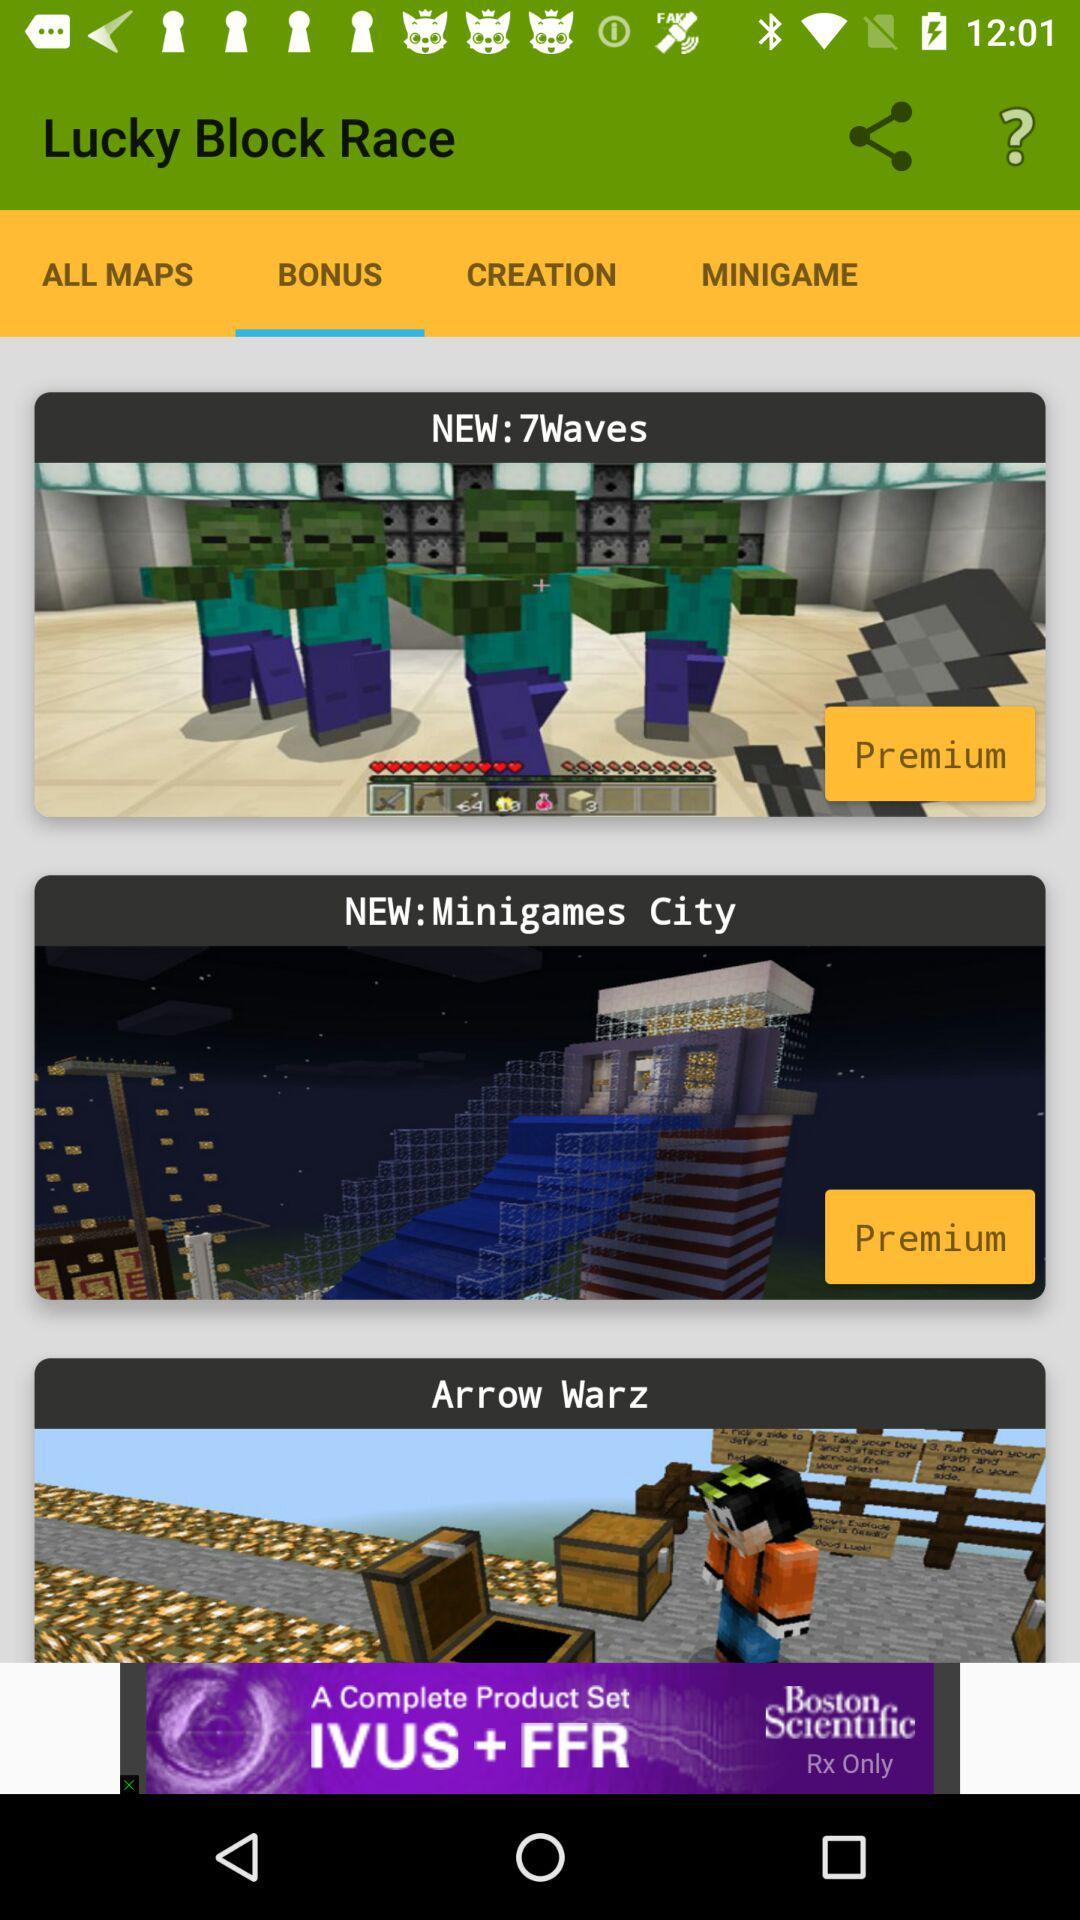 This screenshot has height=1920, width=1080. Describe the element at coordinates (540, 638) in the screenshot. I see `opens the video selection pictured` at that location.